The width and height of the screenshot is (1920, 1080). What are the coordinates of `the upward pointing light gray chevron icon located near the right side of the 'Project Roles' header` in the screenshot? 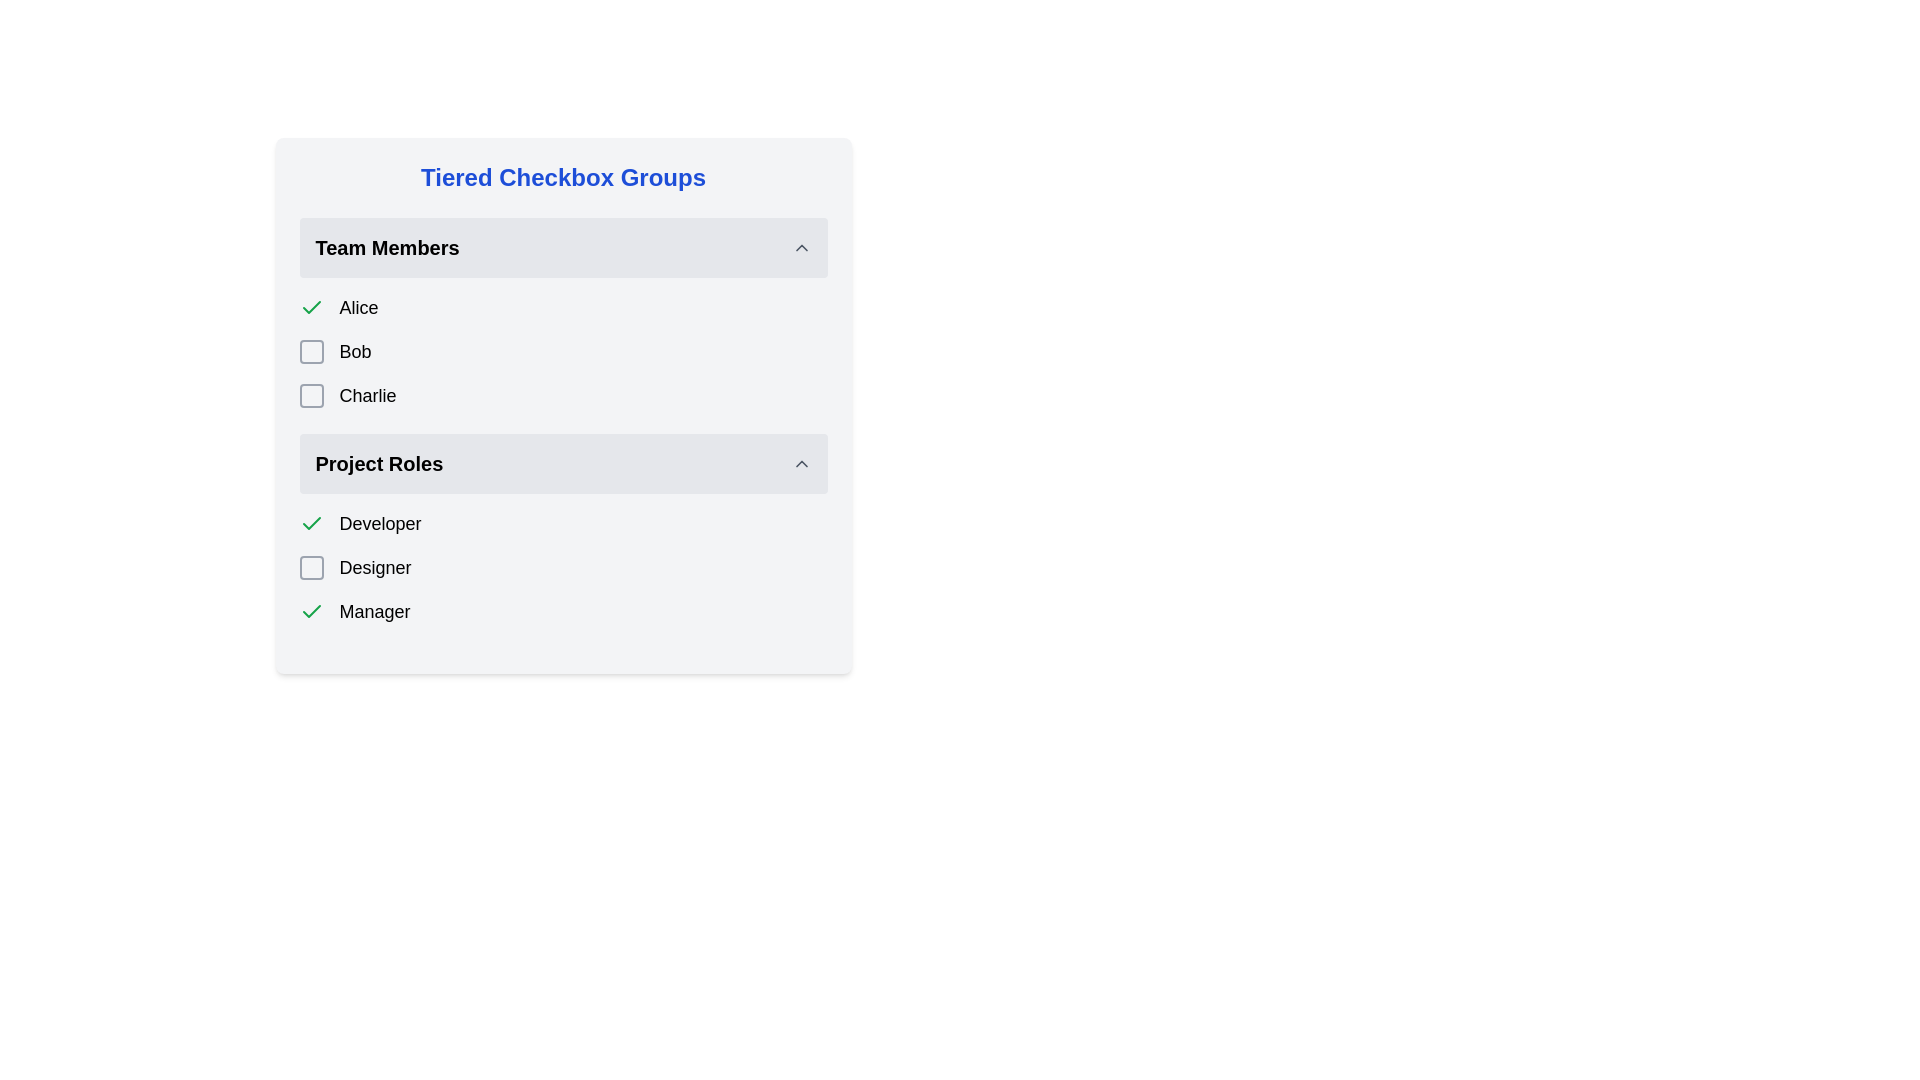 It's located at (801, 463).